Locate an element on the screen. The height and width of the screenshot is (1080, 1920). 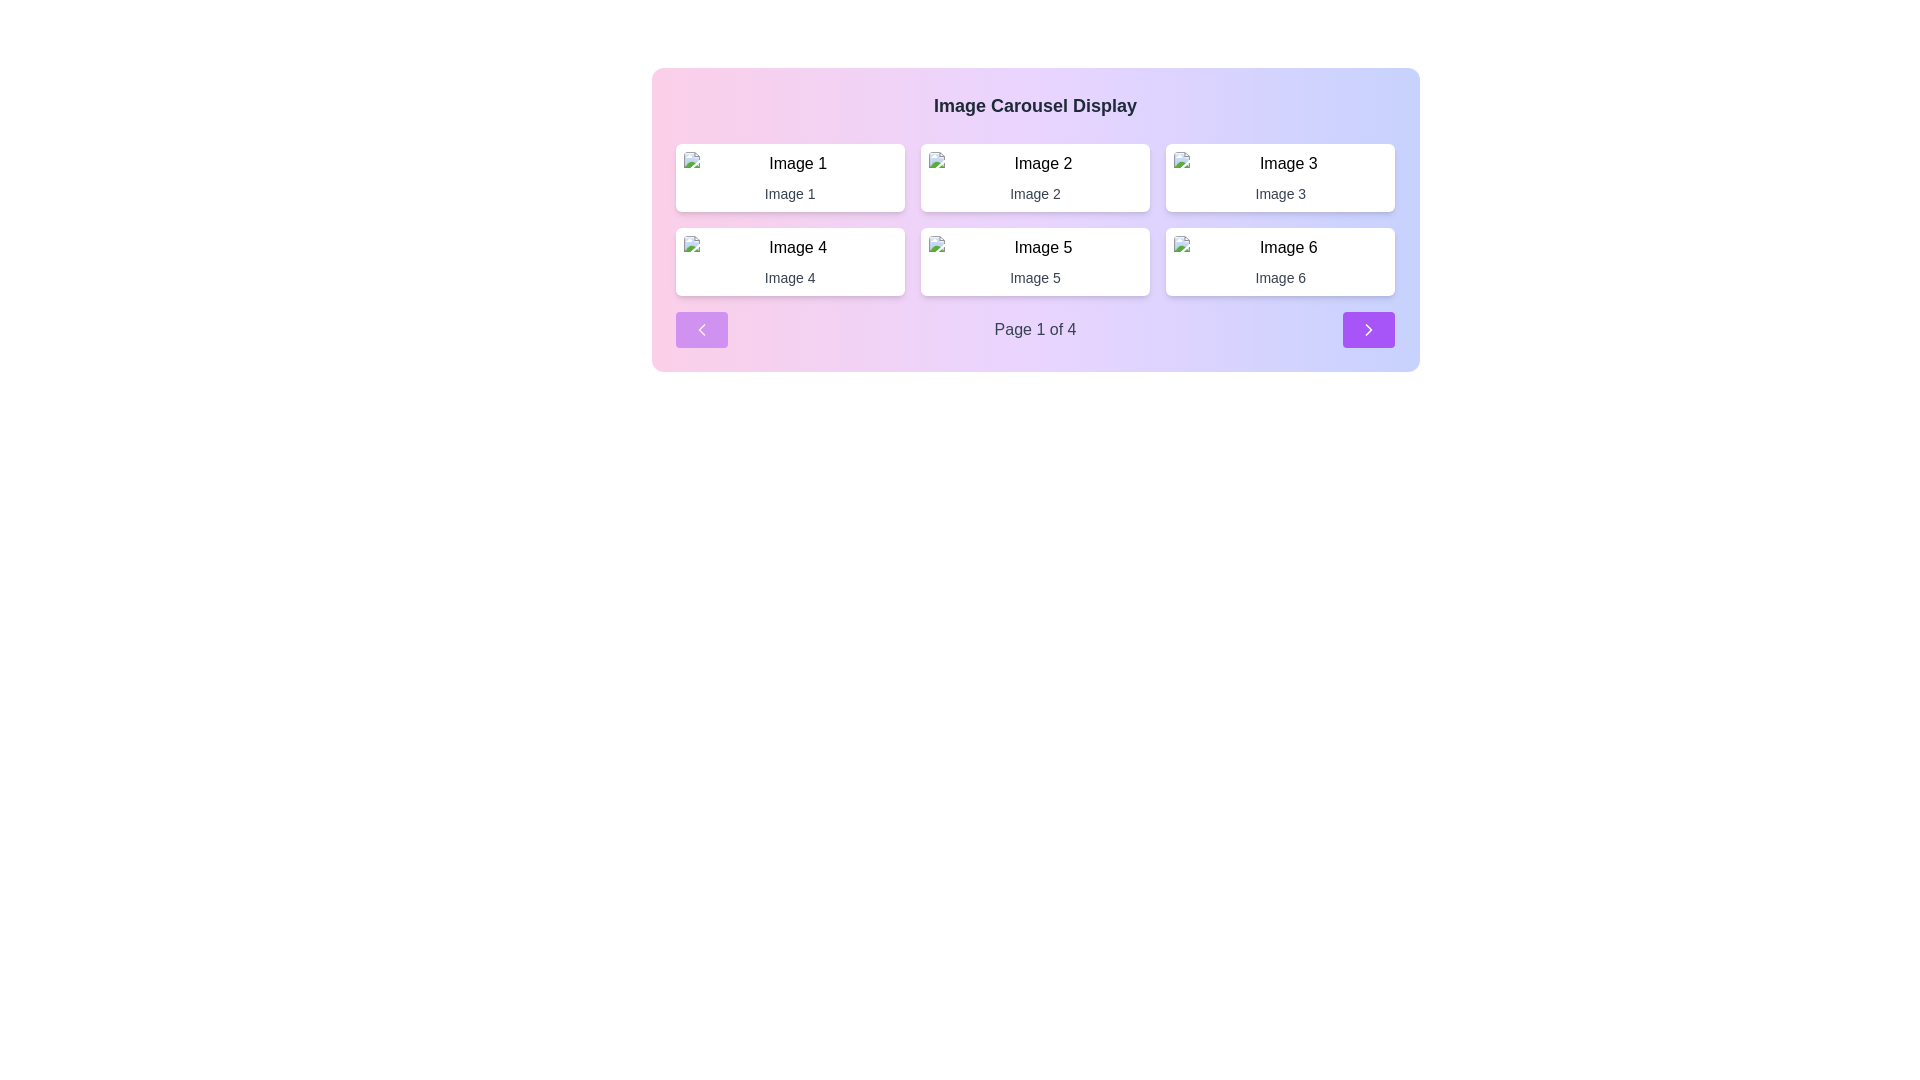
the image in the second row, first column of the carousel that has the label 'Image 4' is located at coordinates (789, 246).